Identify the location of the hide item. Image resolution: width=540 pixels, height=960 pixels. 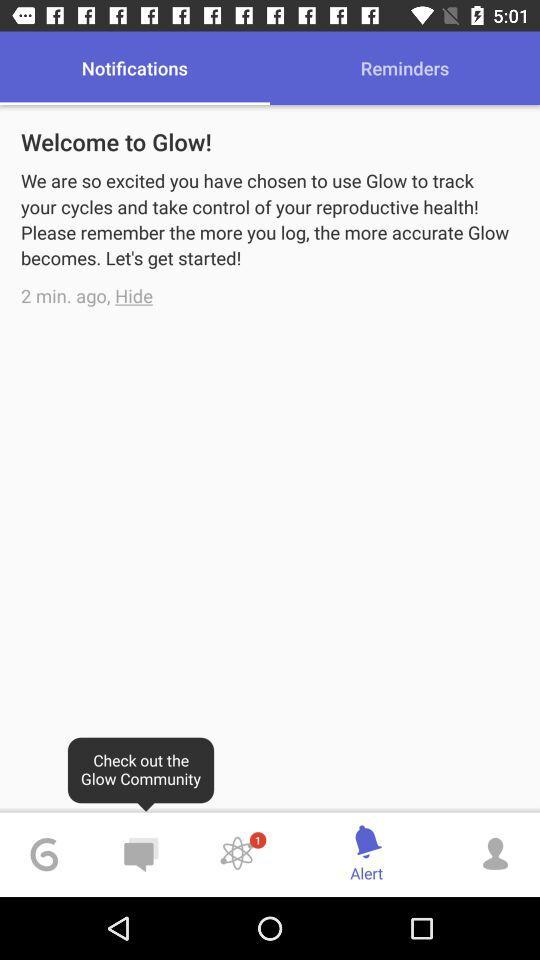
(134, 294).